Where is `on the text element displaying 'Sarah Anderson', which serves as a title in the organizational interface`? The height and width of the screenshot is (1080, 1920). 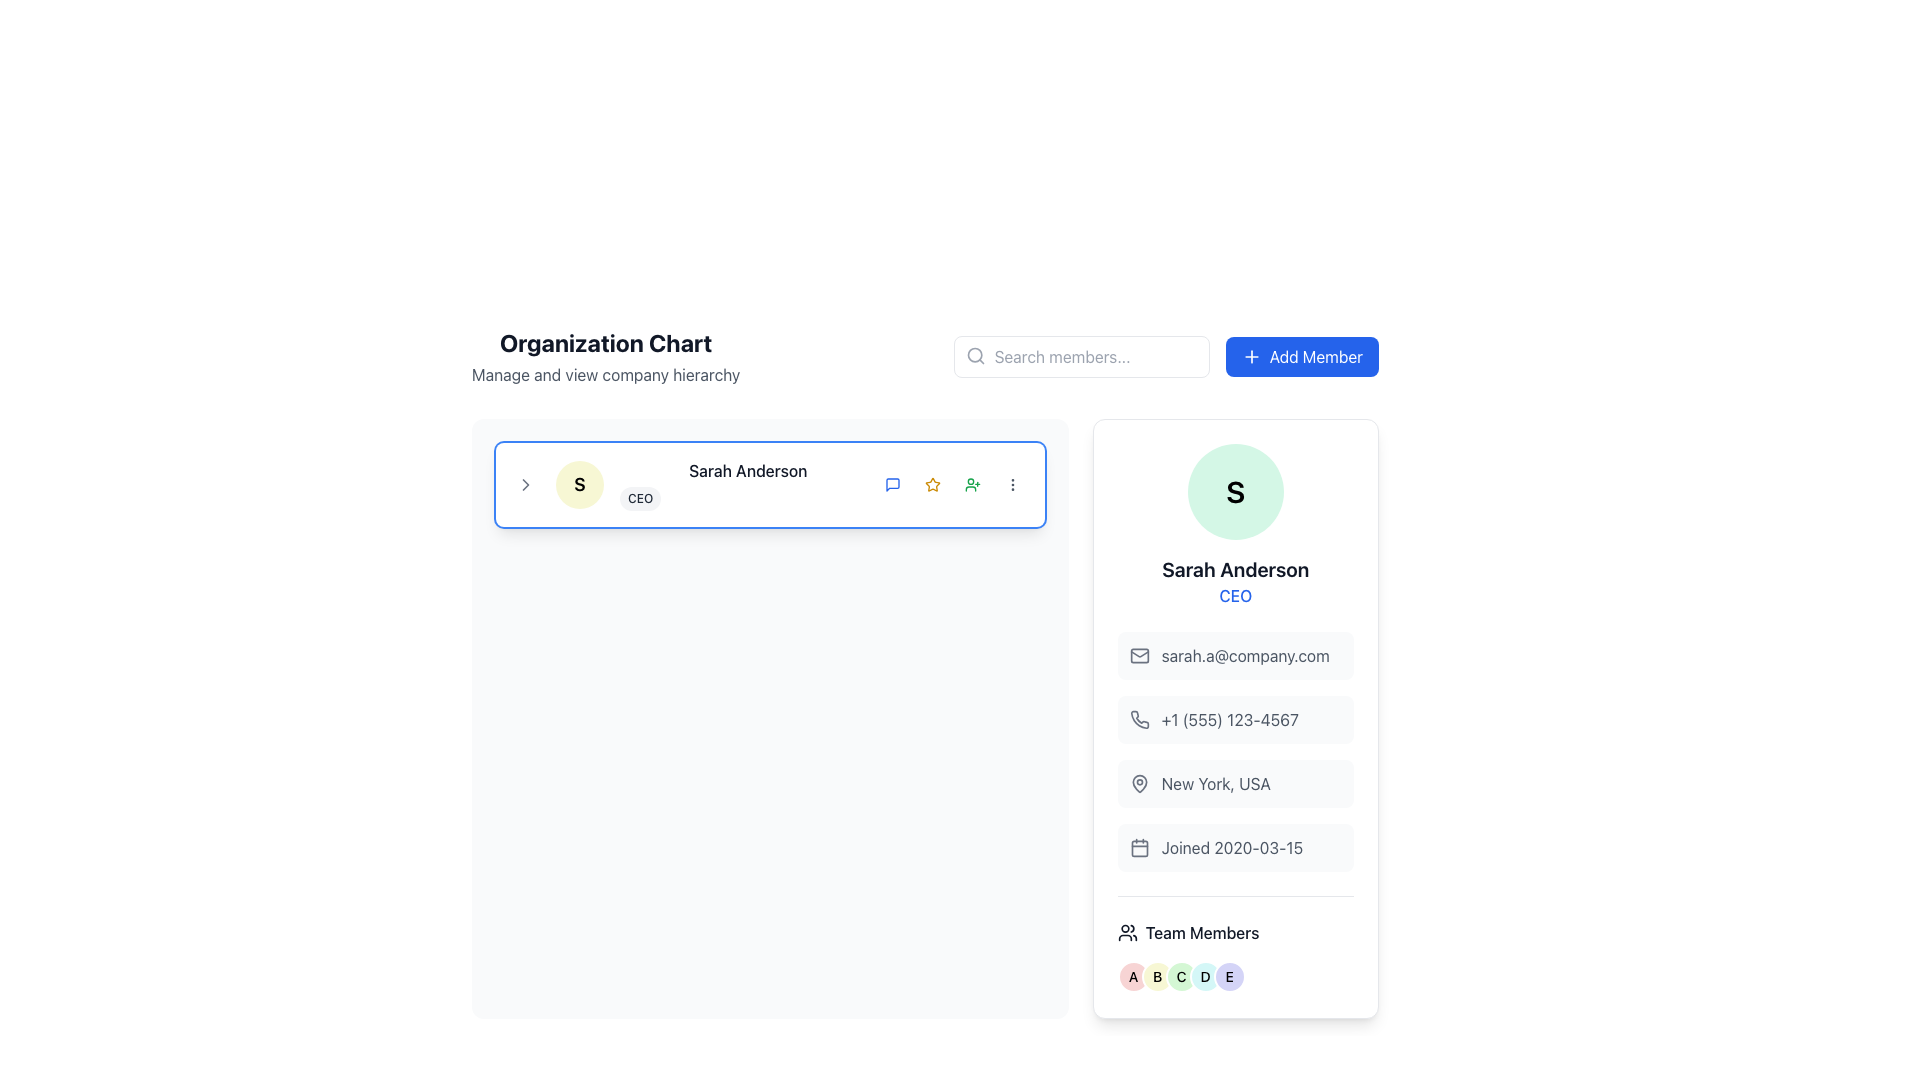
on the text element displaying 'Sarah Anderson', which serves as a title in the organizational interface is located at coordinates (747, 470).